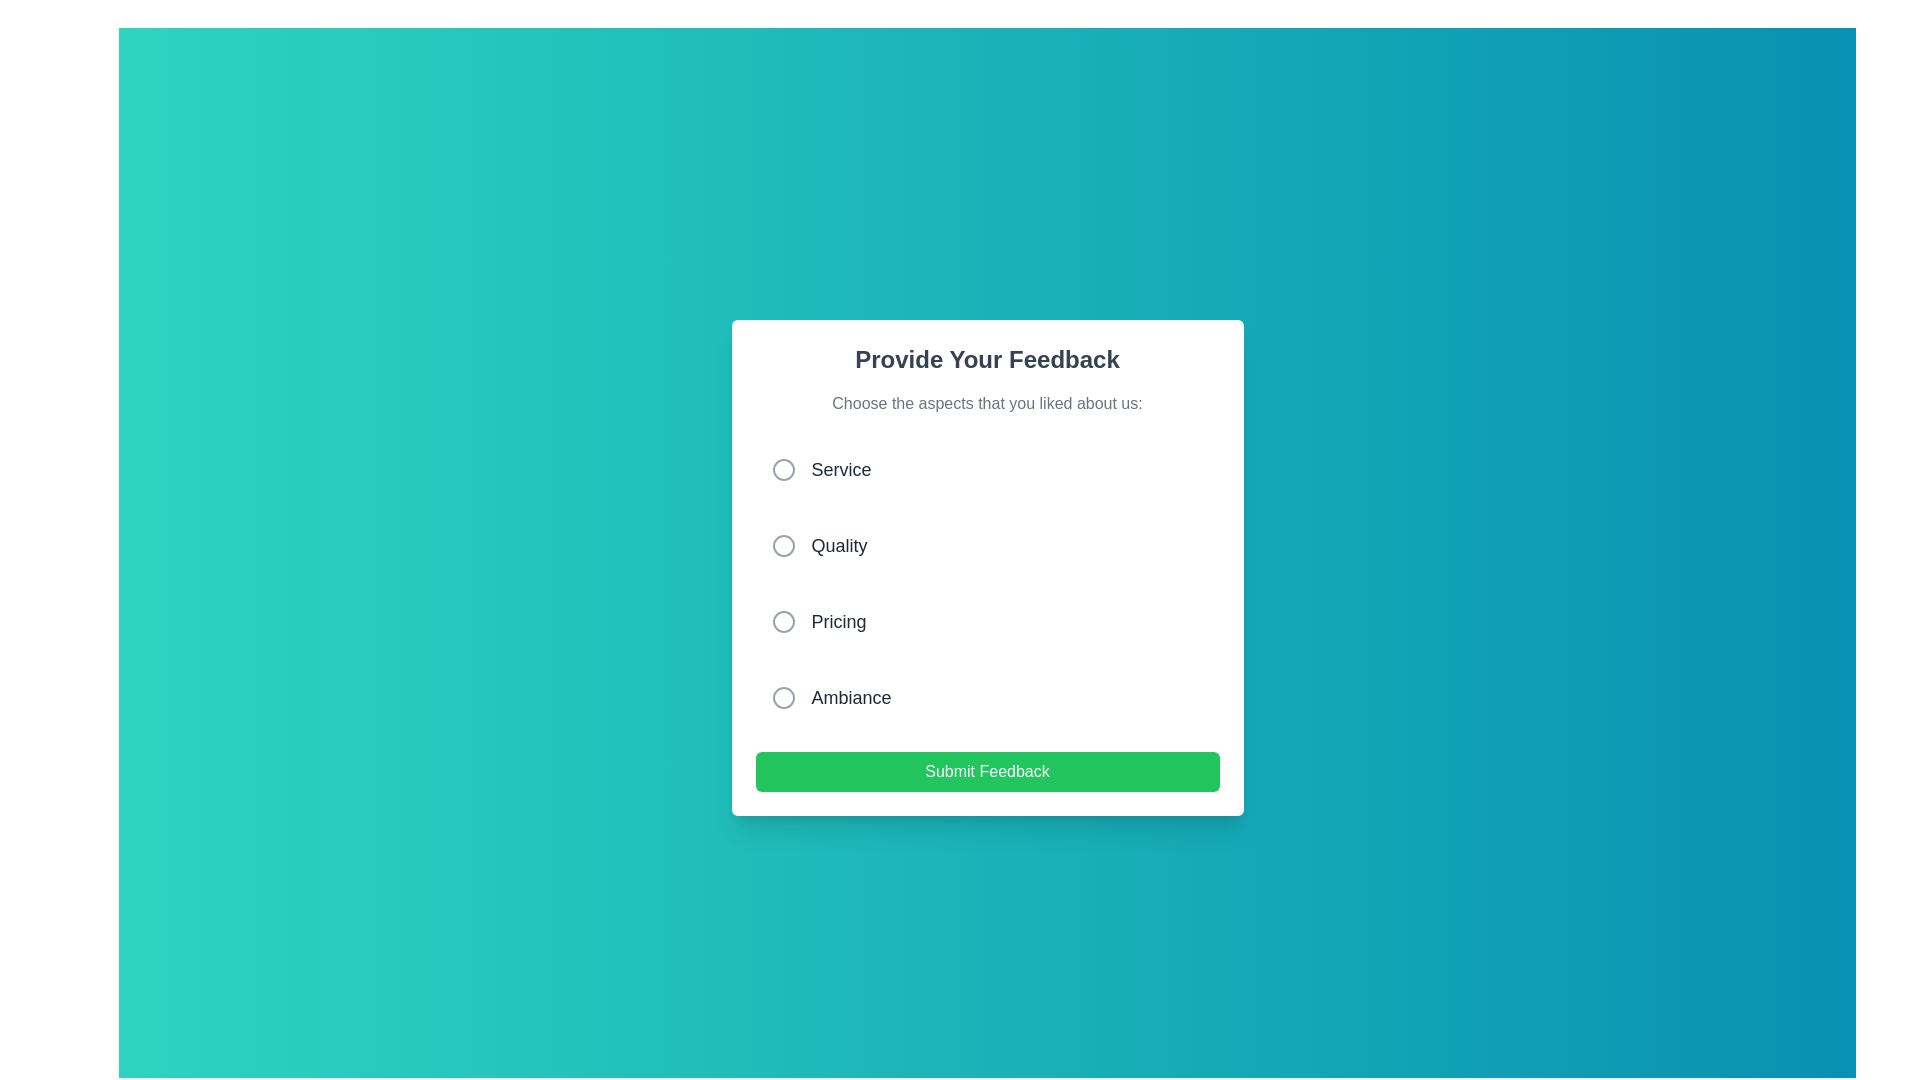 This screenshot has width=1920, height=1080. I want to click on the aspect row corresponding to Ambiance, so click(987, 697).